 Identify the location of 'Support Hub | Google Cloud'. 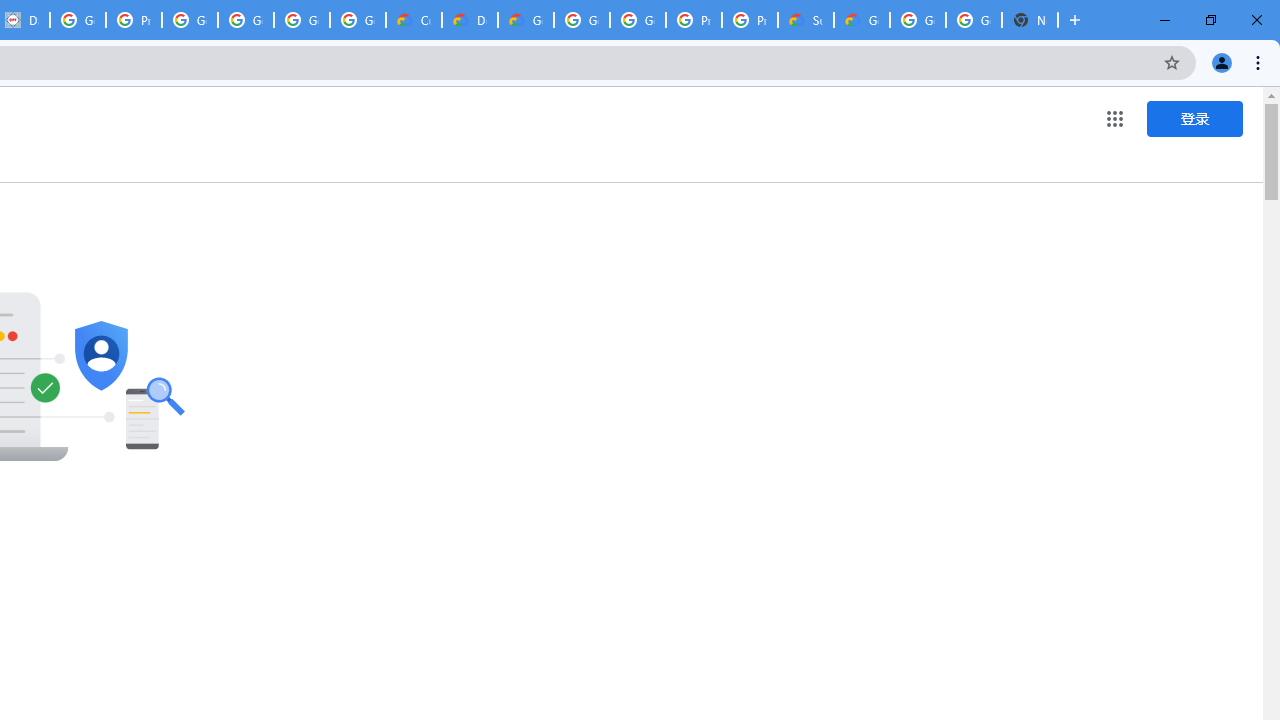
(806, 20).